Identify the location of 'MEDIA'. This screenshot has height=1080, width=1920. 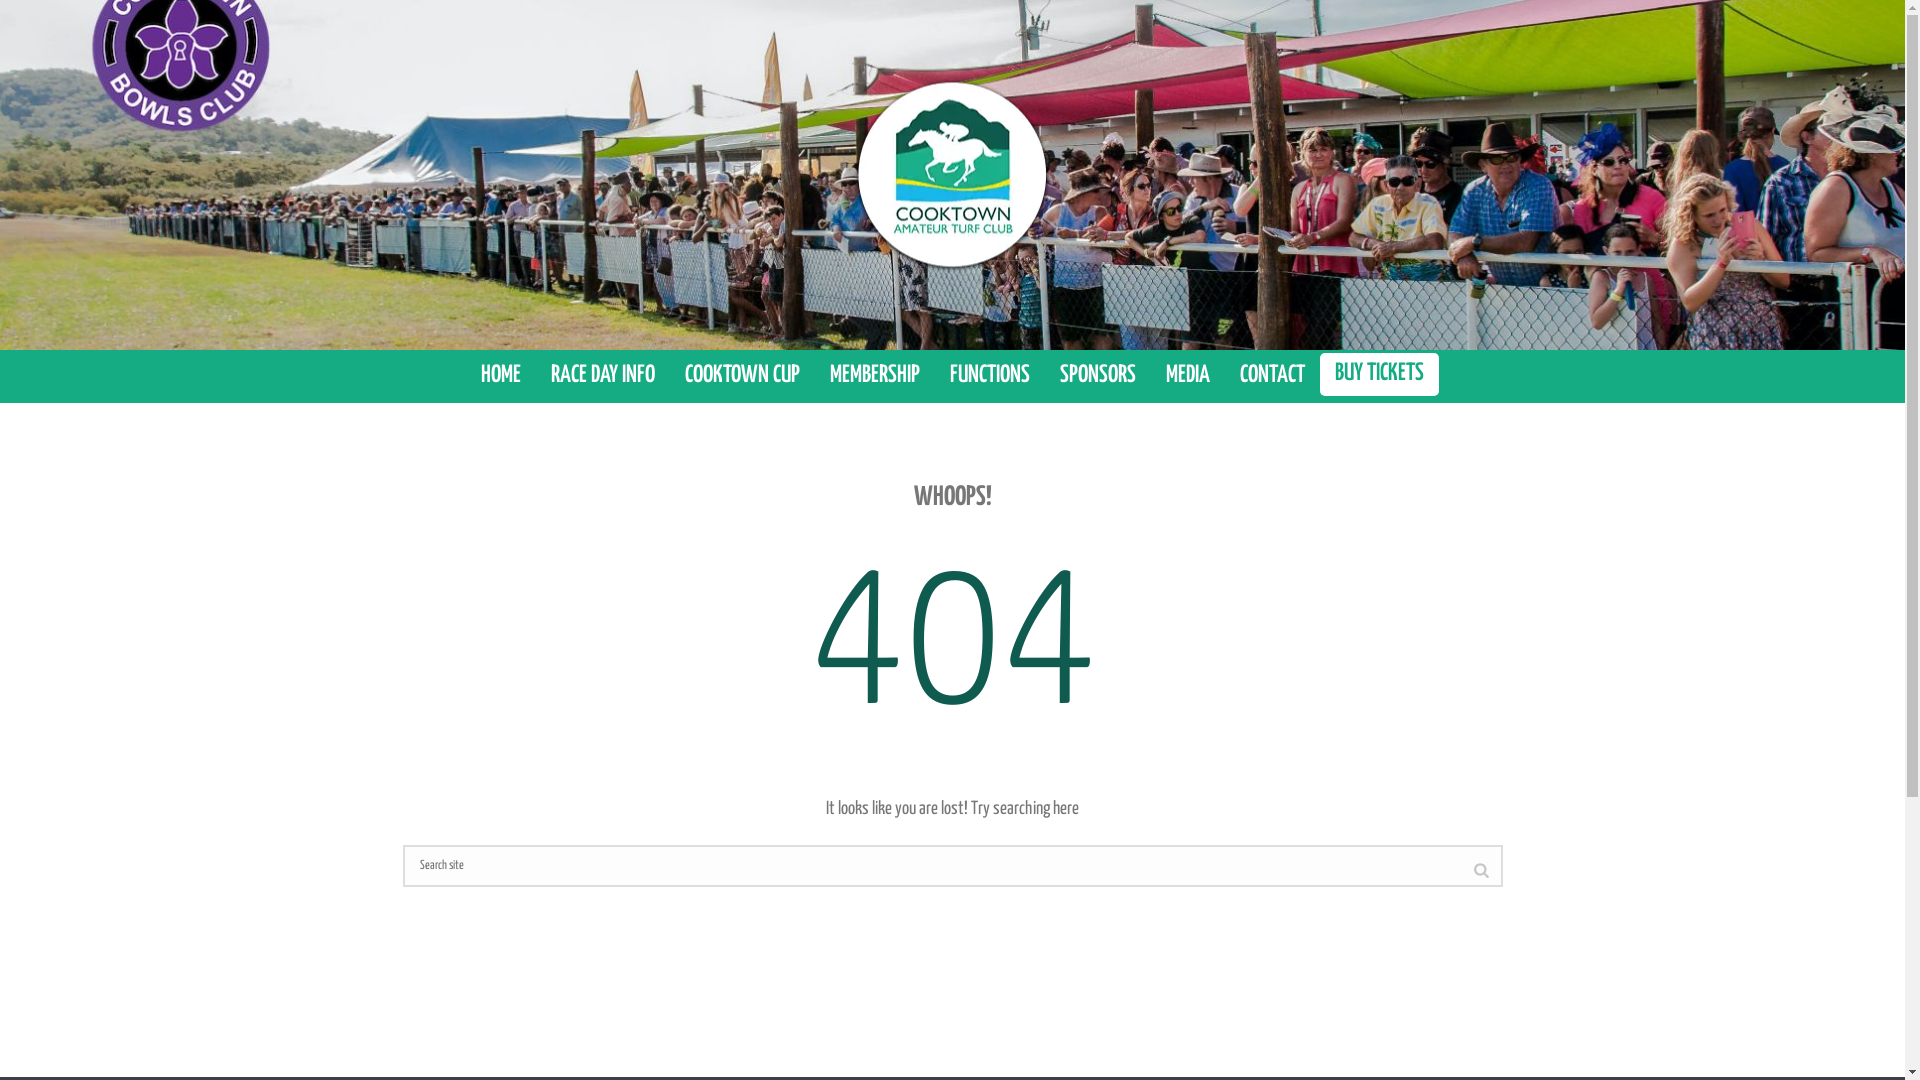
(1188, 376).